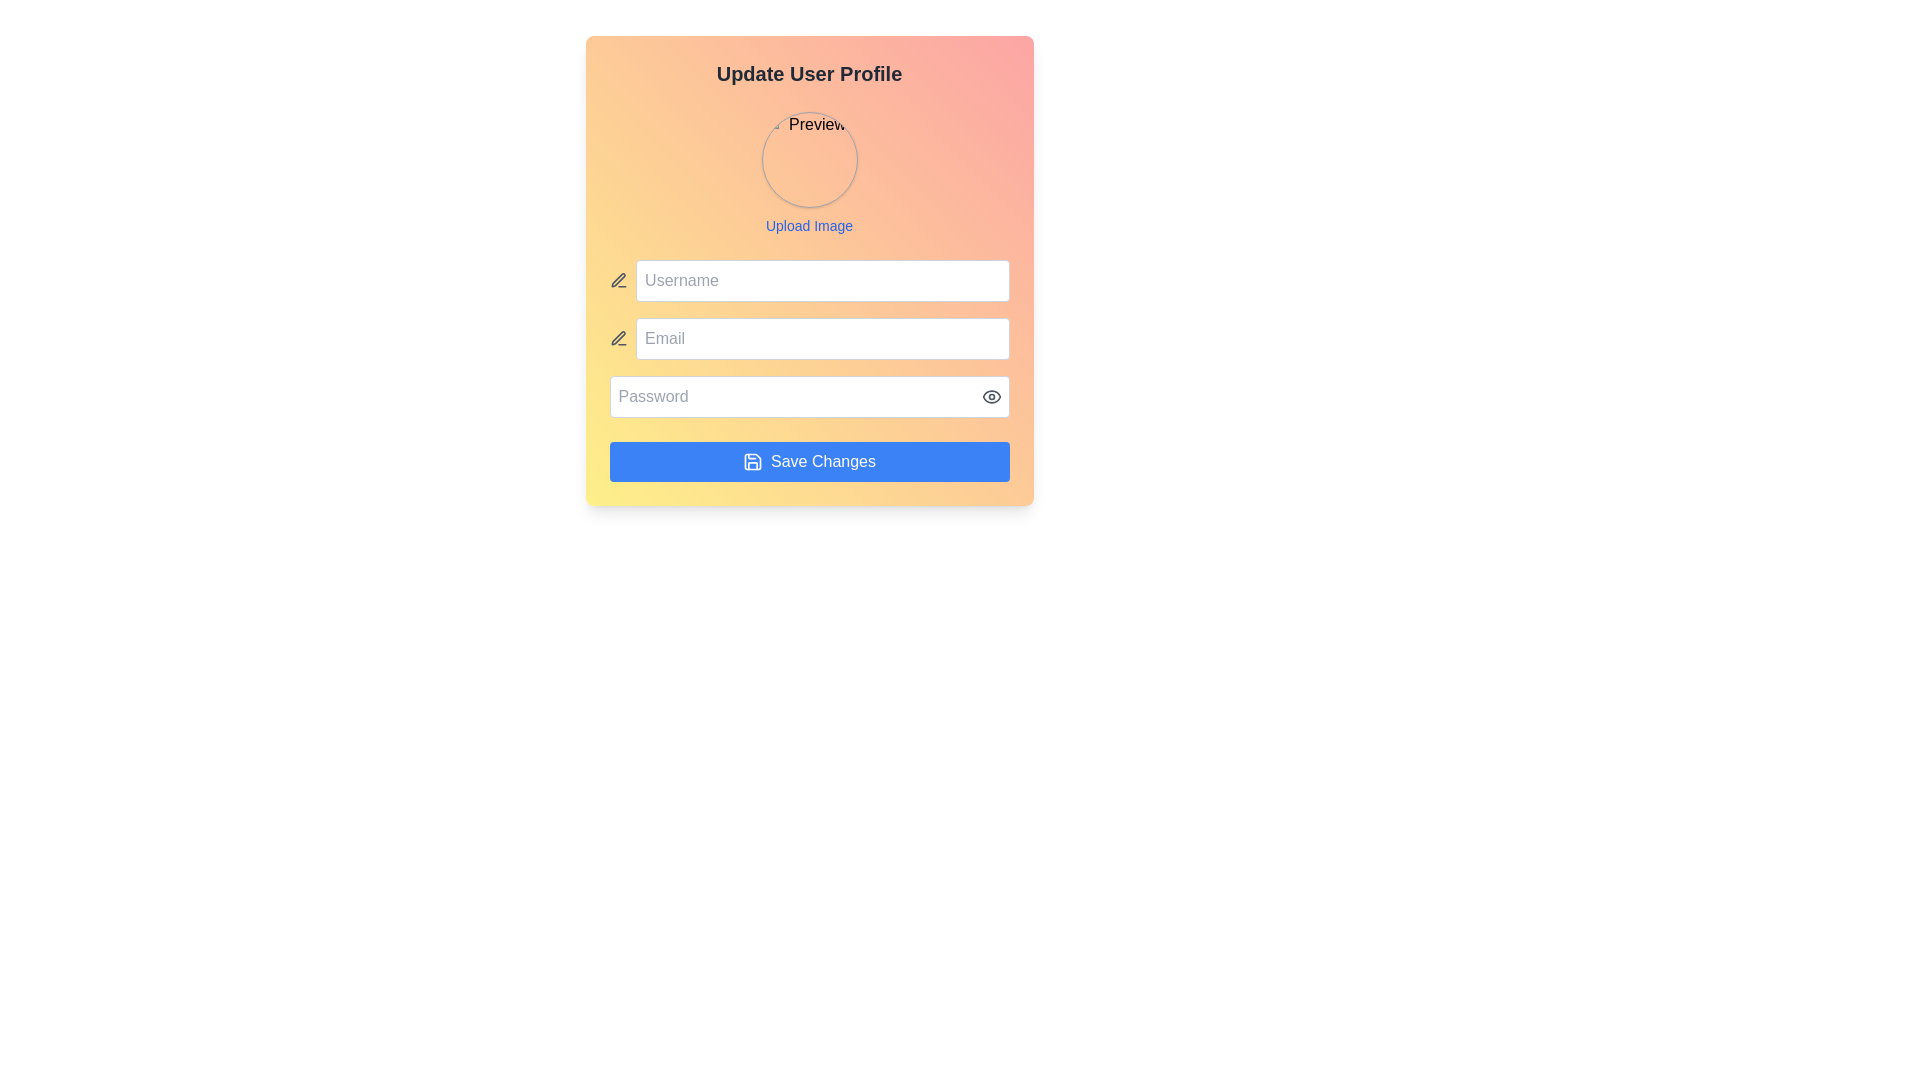 The width and height of the screenshot is (1920, 1080). Describe the element at coordinates (809, 462) in the screenshot. I see `the save button located at the bottom of the form` at that location.